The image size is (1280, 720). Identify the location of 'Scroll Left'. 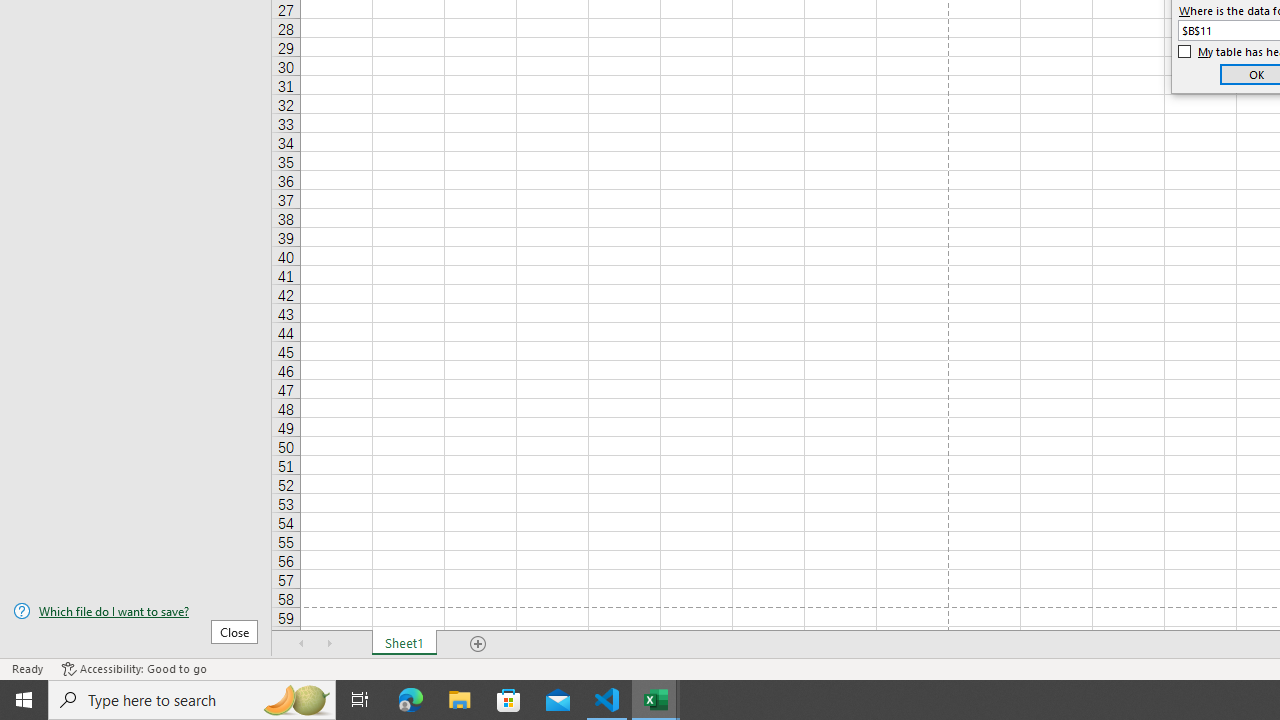
(301, 644).